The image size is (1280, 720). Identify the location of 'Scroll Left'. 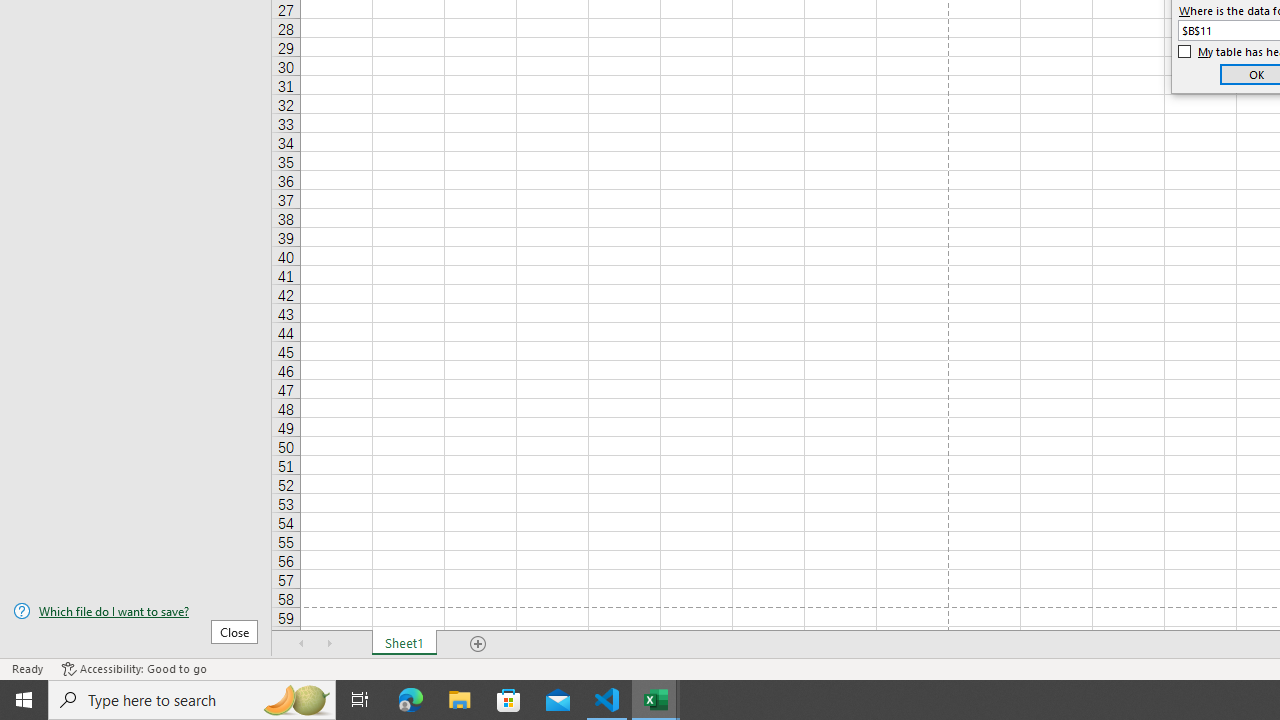
(301, 644).